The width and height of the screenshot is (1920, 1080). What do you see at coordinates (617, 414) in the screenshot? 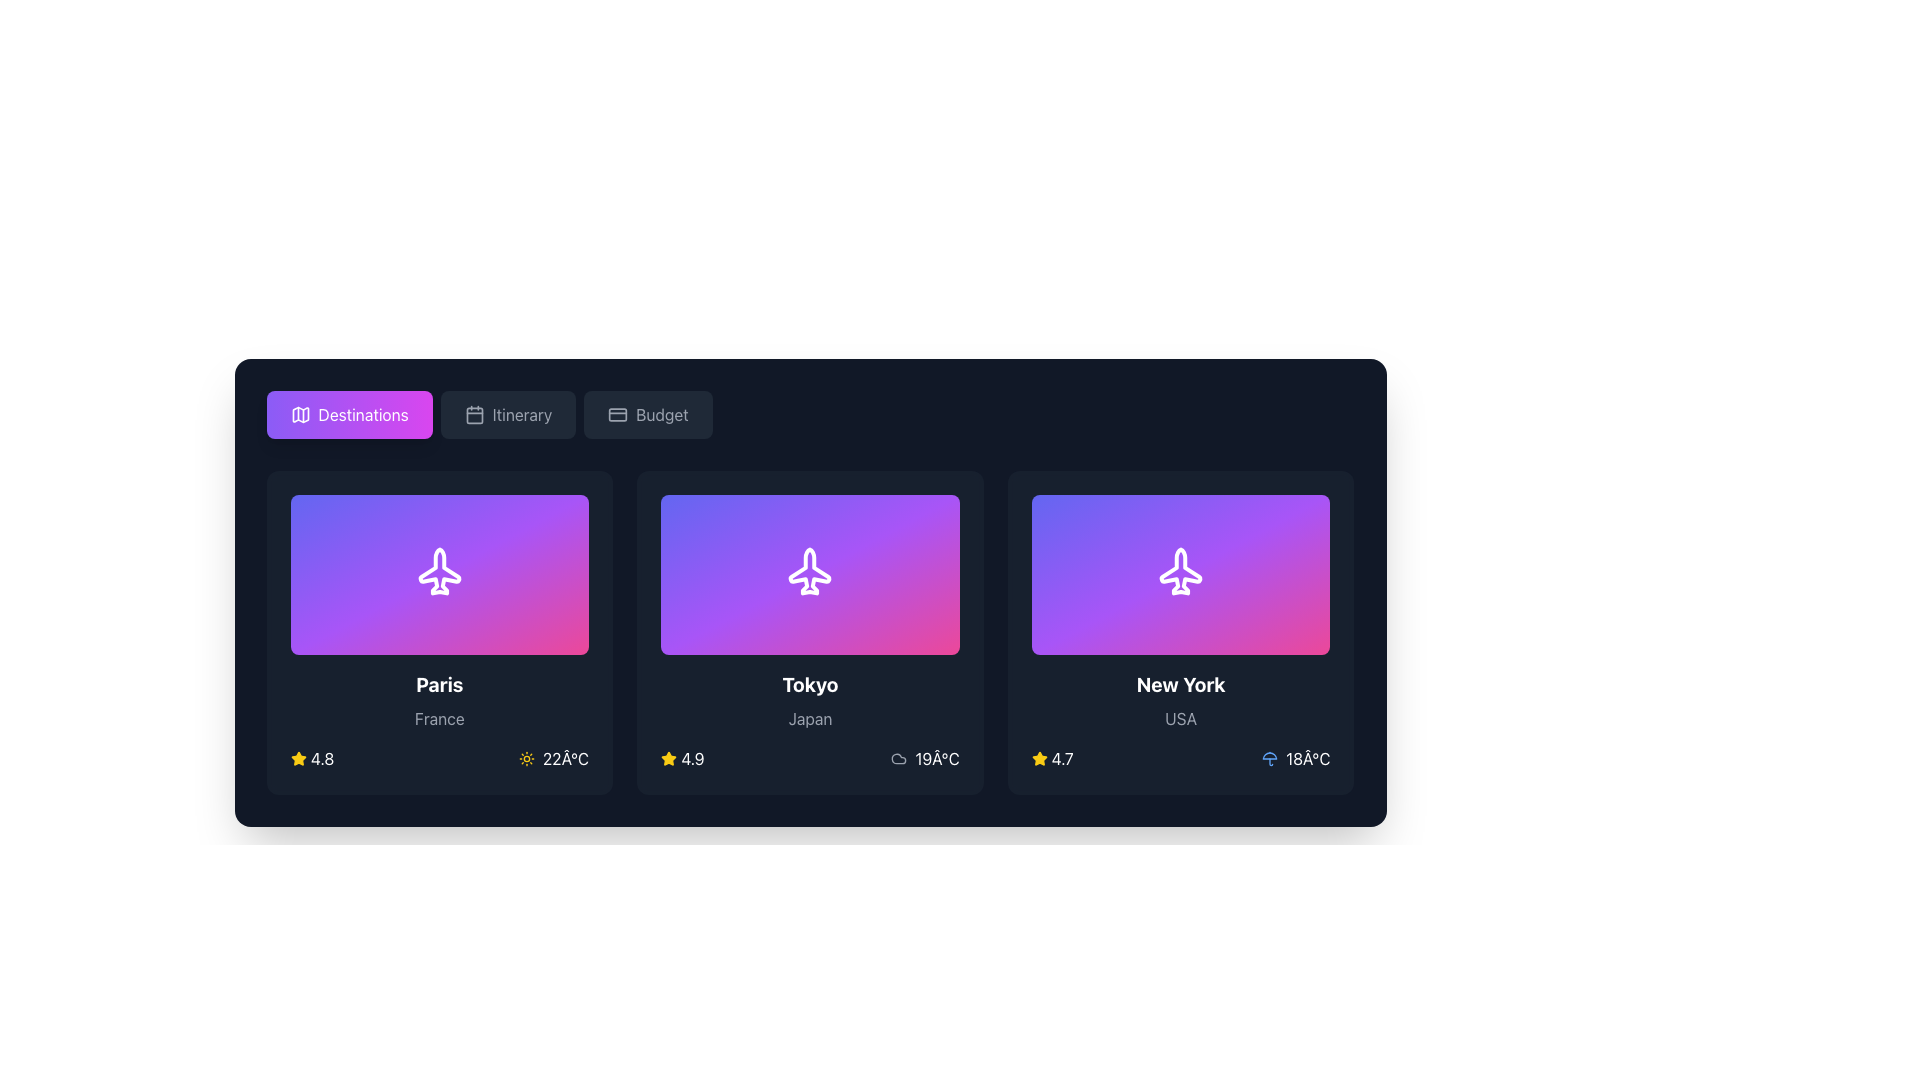
I see `the compact credit card icon embedded within the 'Budget' button, which is located at the left of the button's text` at bounding box center [617, 414].